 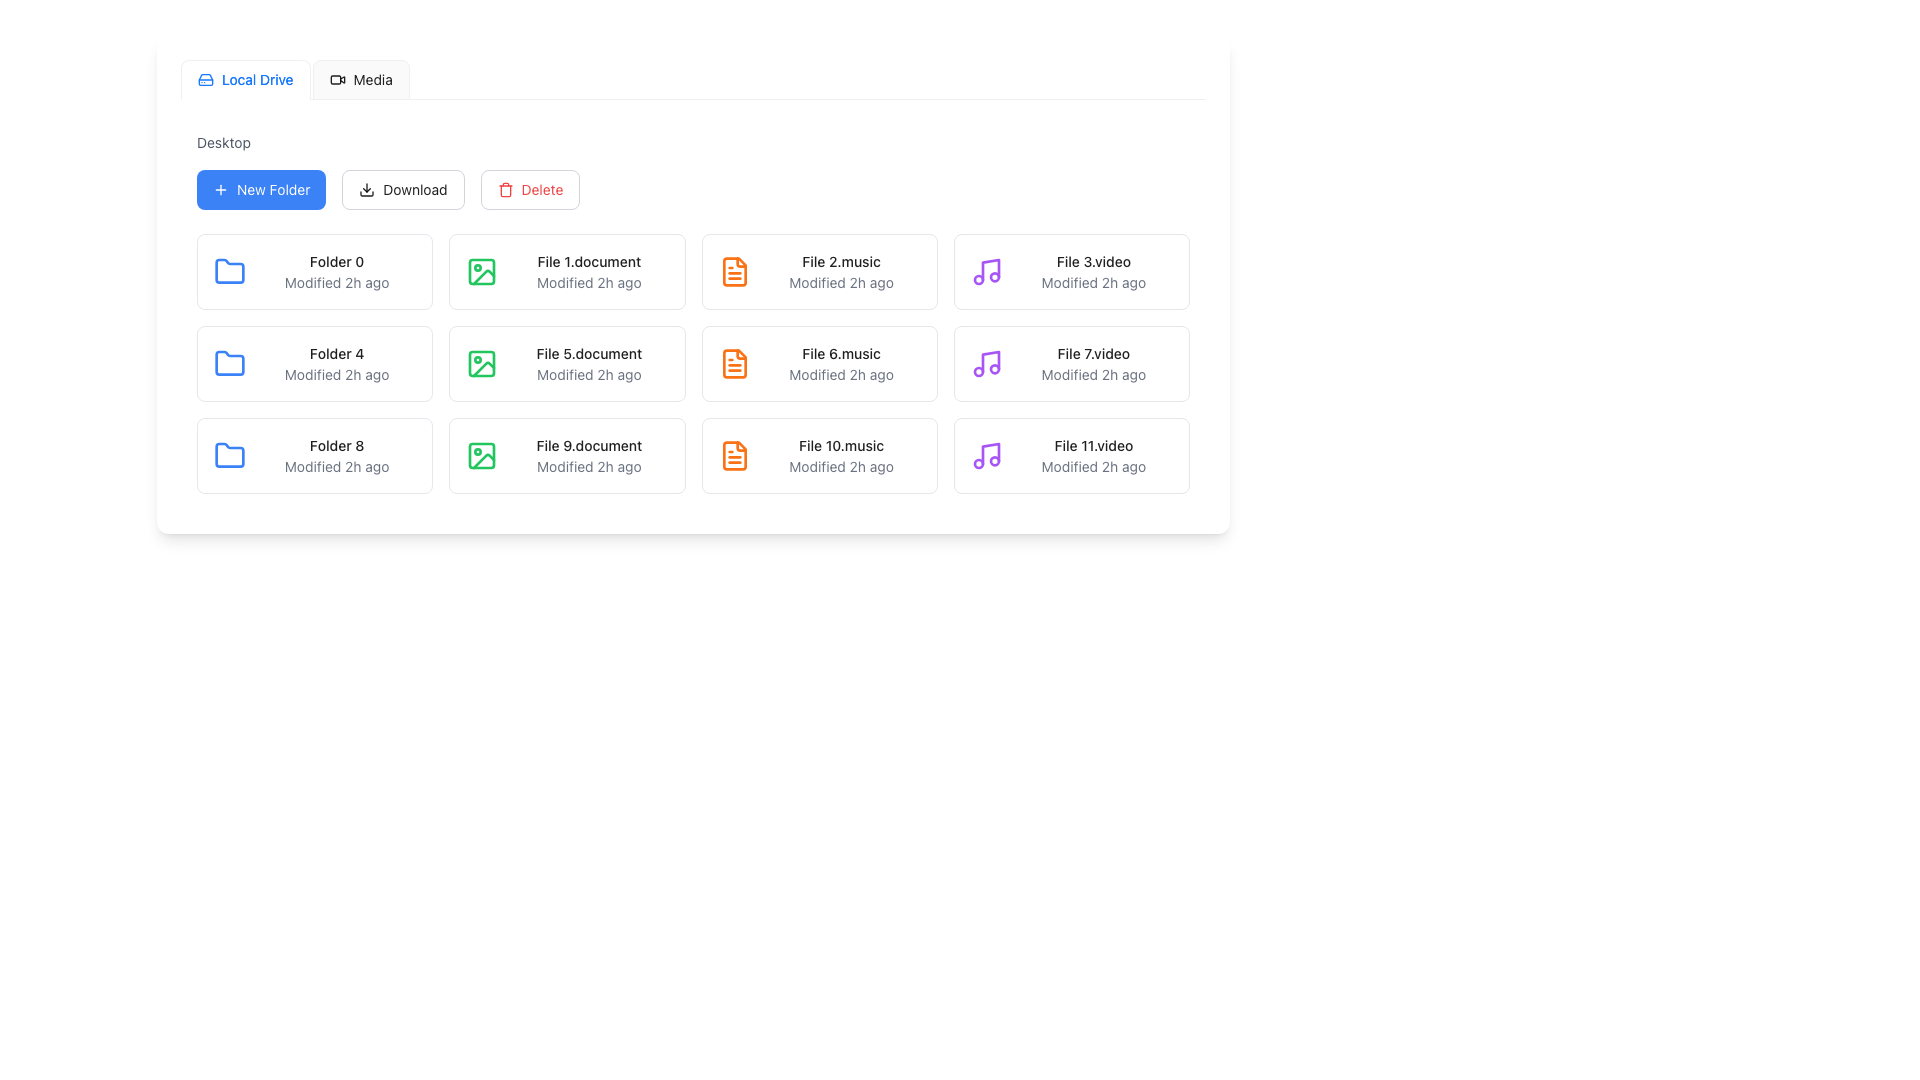 I want to click on the list item containing the purple musical note icon and the text 'File 11.video', so click(x=1070, y=455).